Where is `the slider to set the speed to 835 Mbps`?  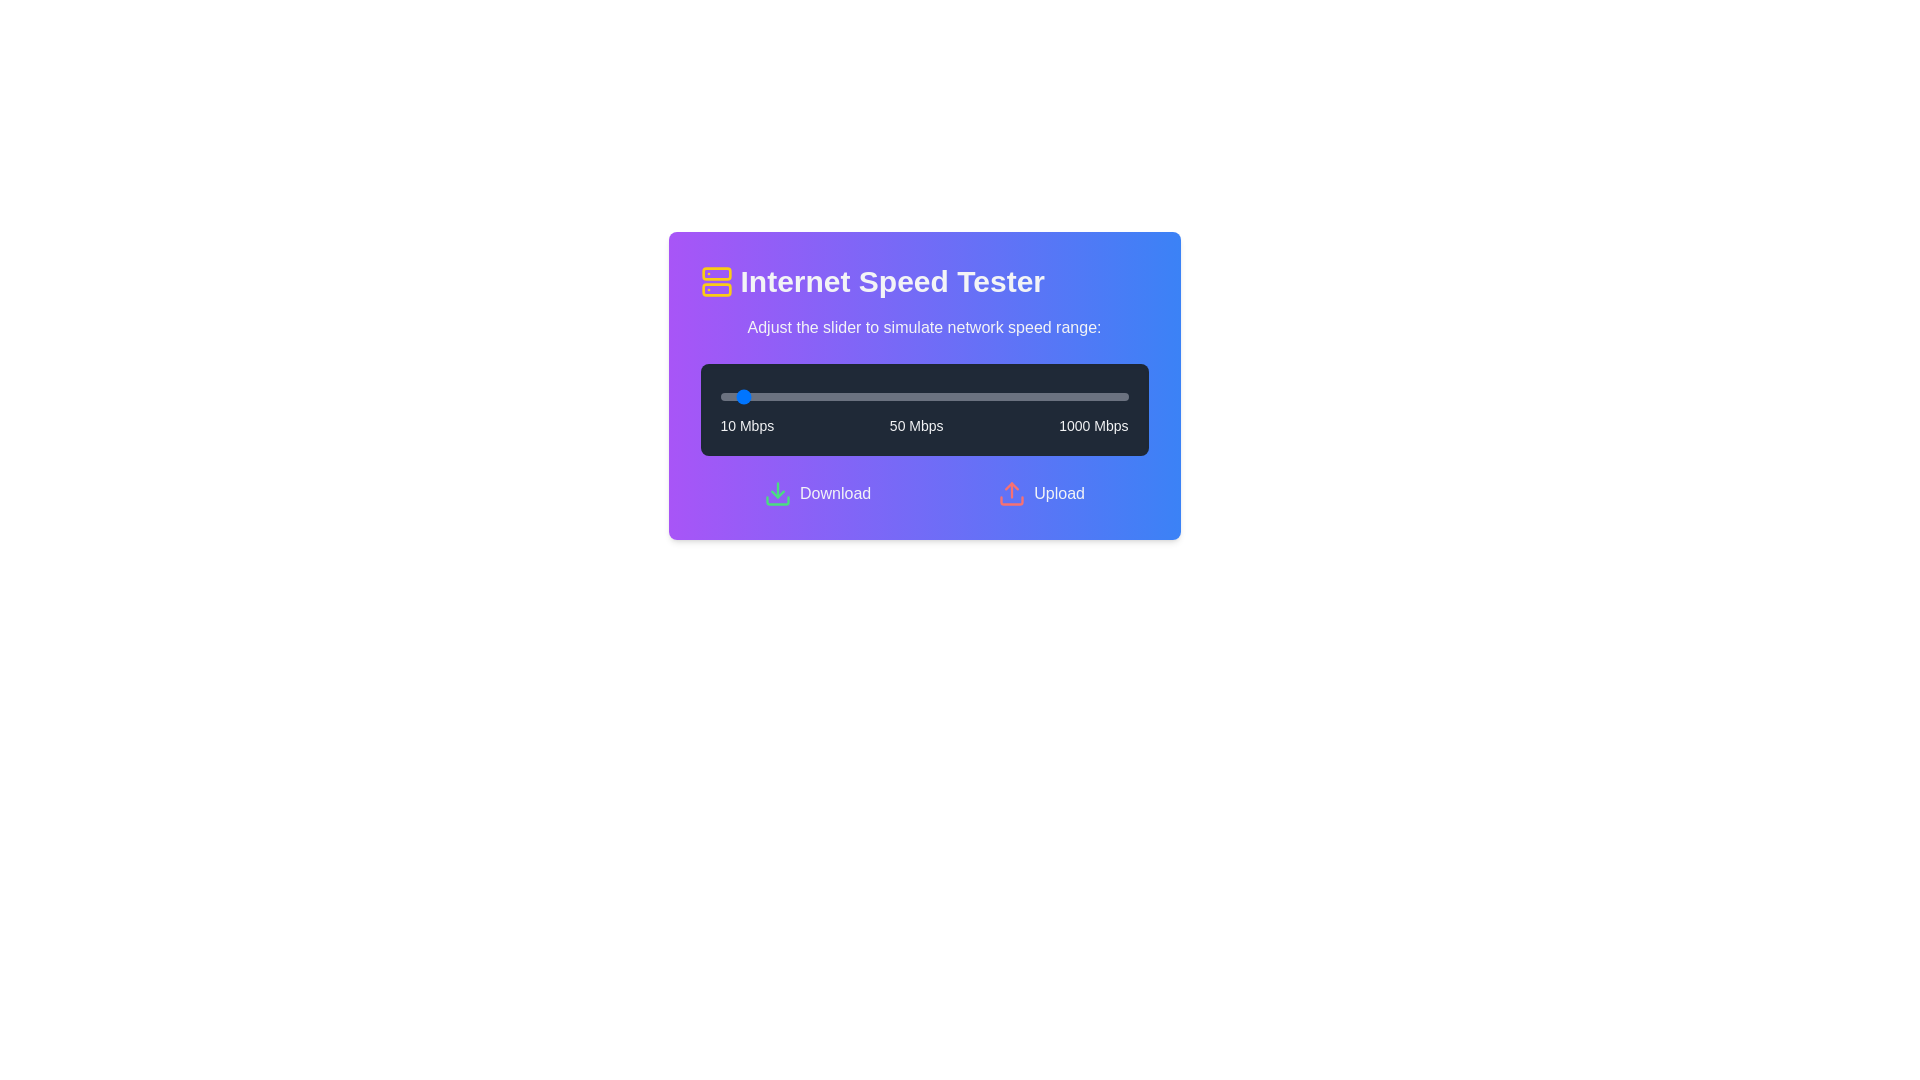
the slider to set the speed to 835 Mbps is located at coordinates (1059, 397).